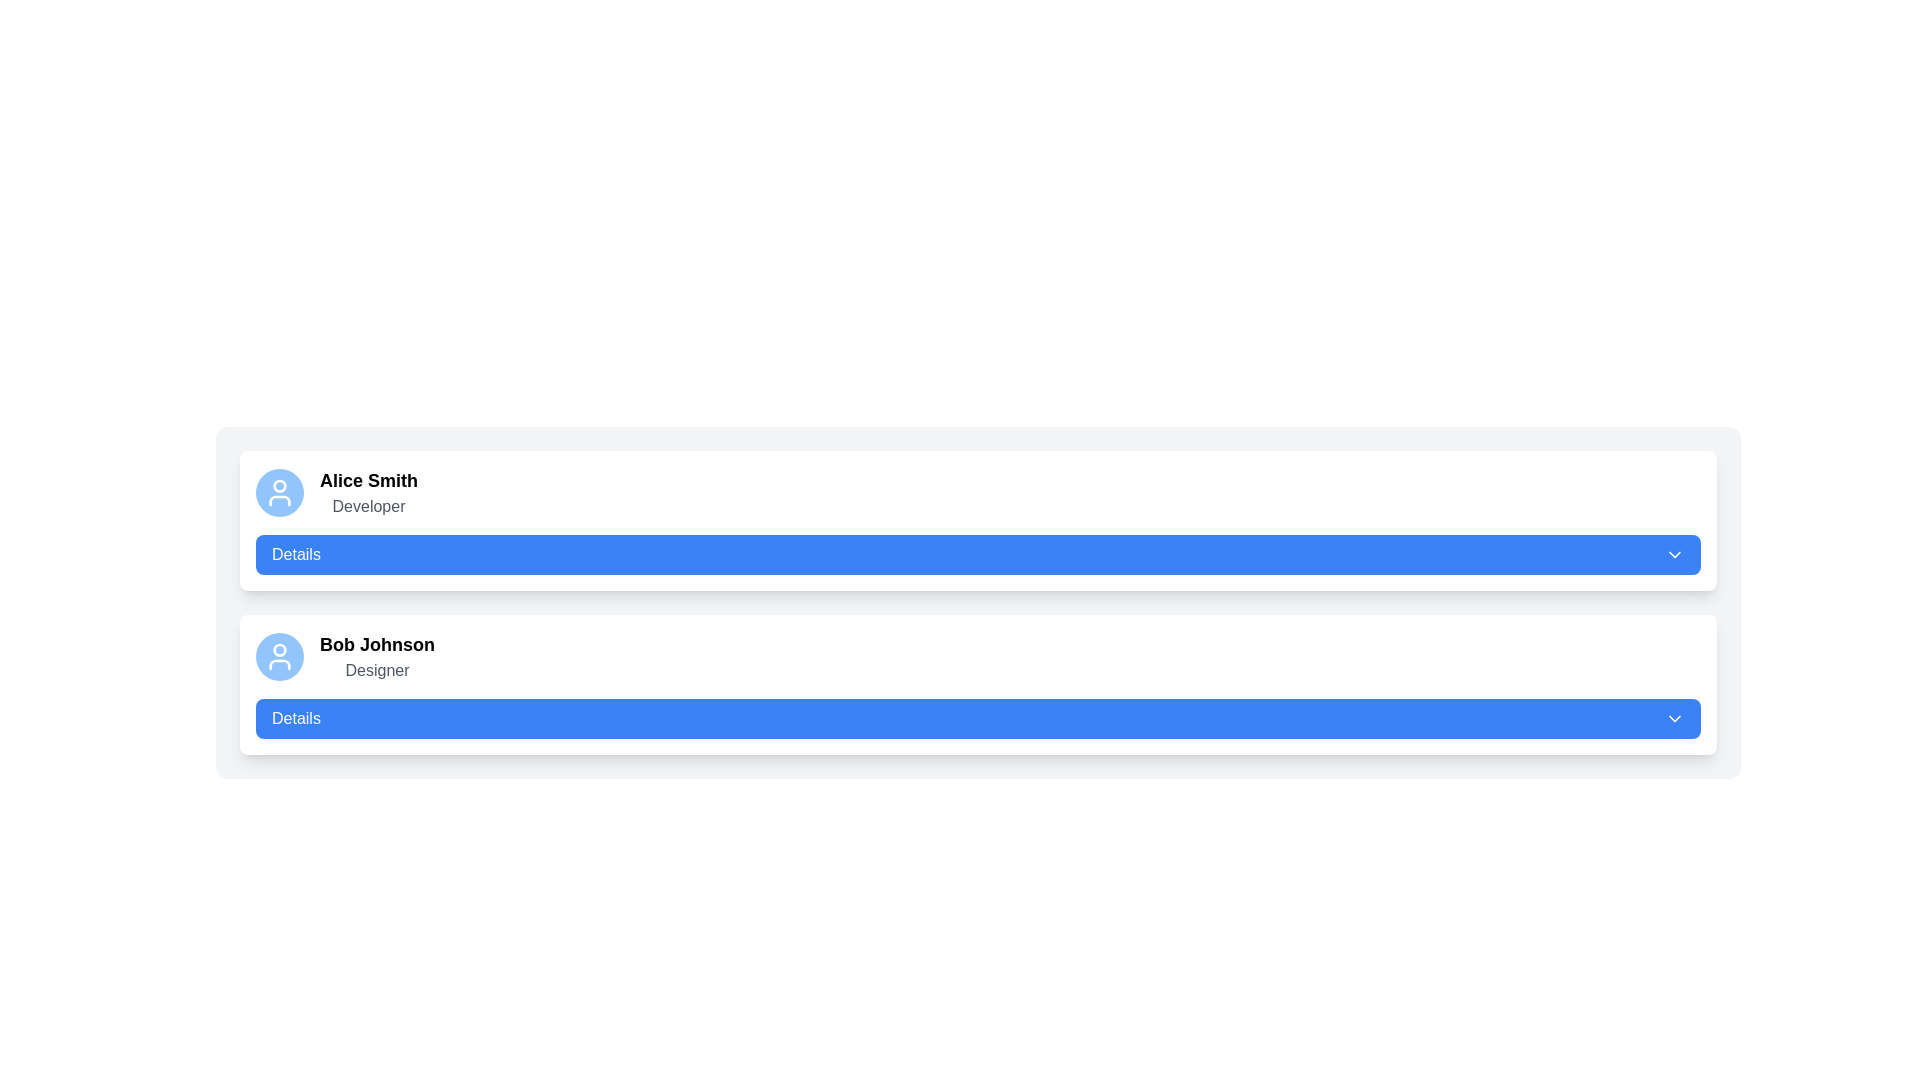 This screenshot has height=1080, width=1920. Describe the element at coordinates (295, 717) in the screenshot. I see `text of the 'Details' label located within the blue button below the circular avatar of 'Bob Johnson'` at that location.